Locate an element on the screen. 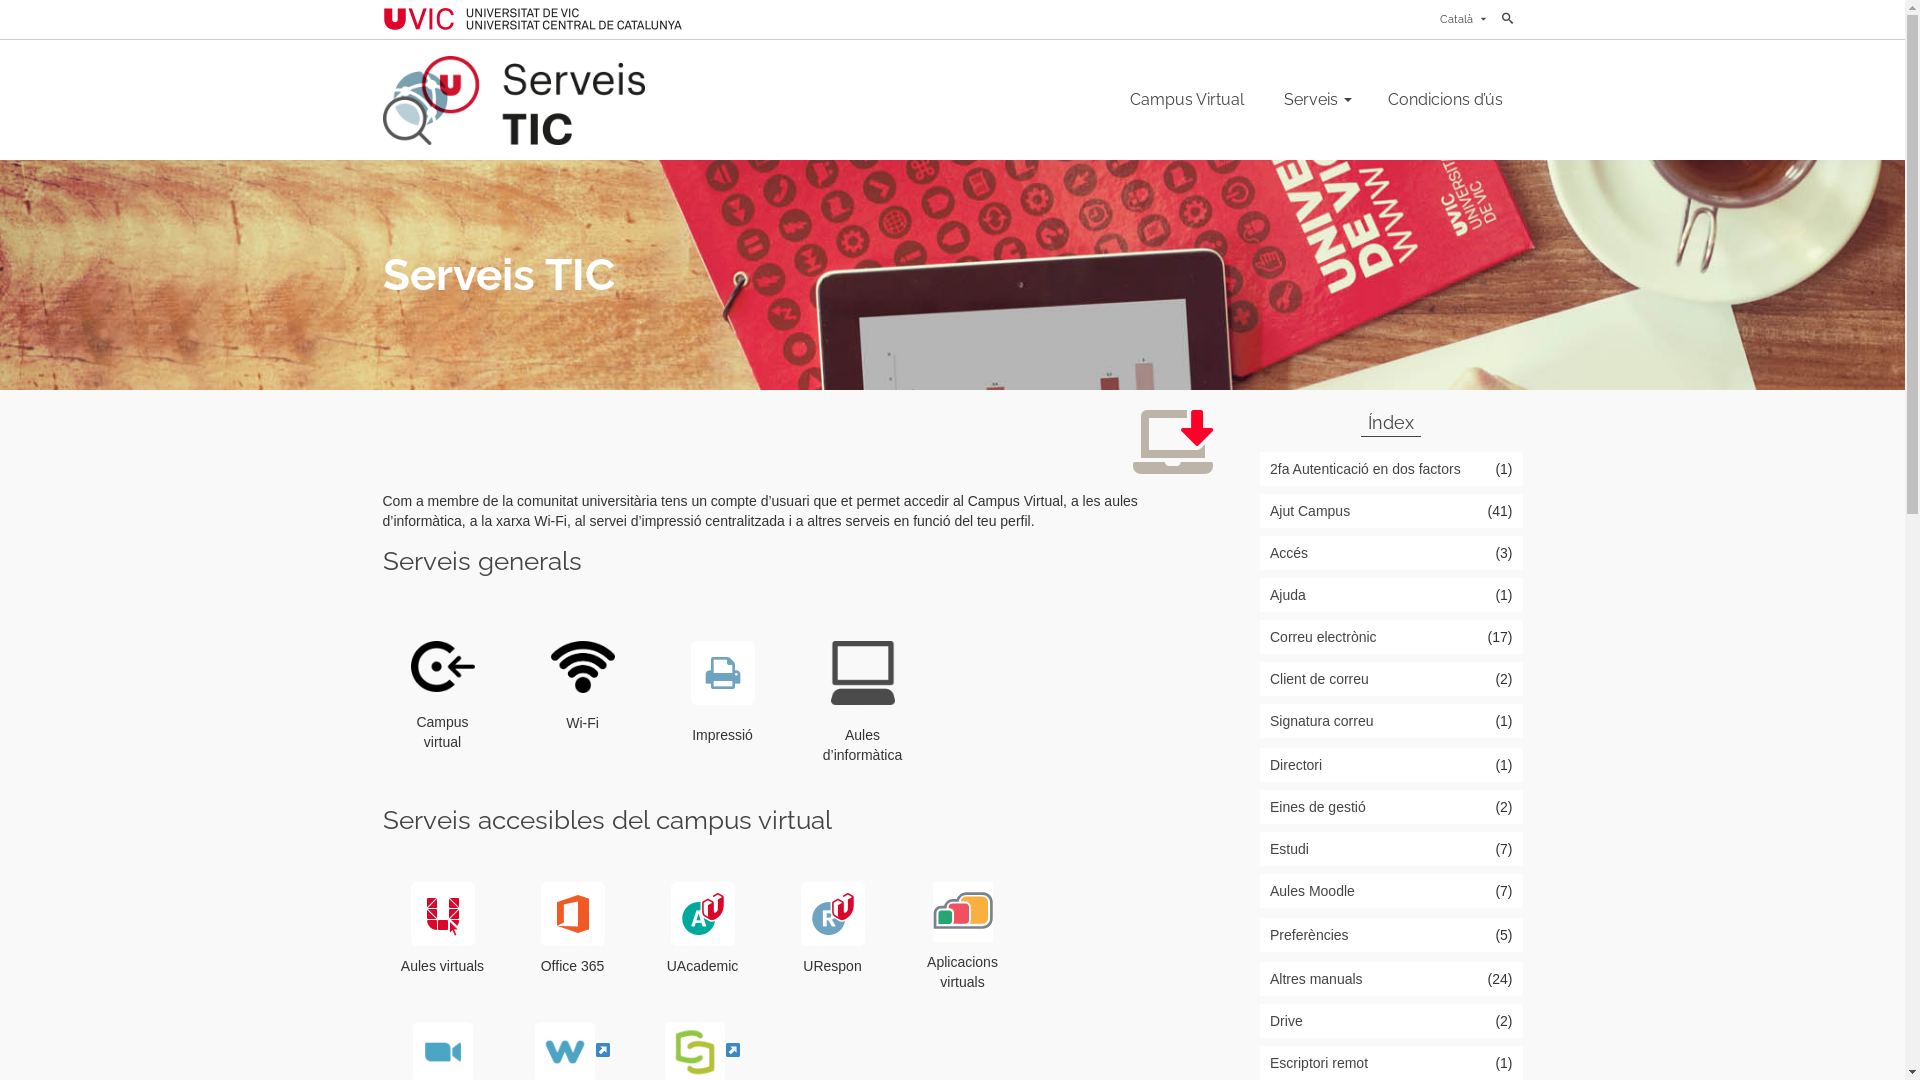 The height and width of the screenshot is (1080, 1920). 'Serveis' is located at coordinates (1262, 100).